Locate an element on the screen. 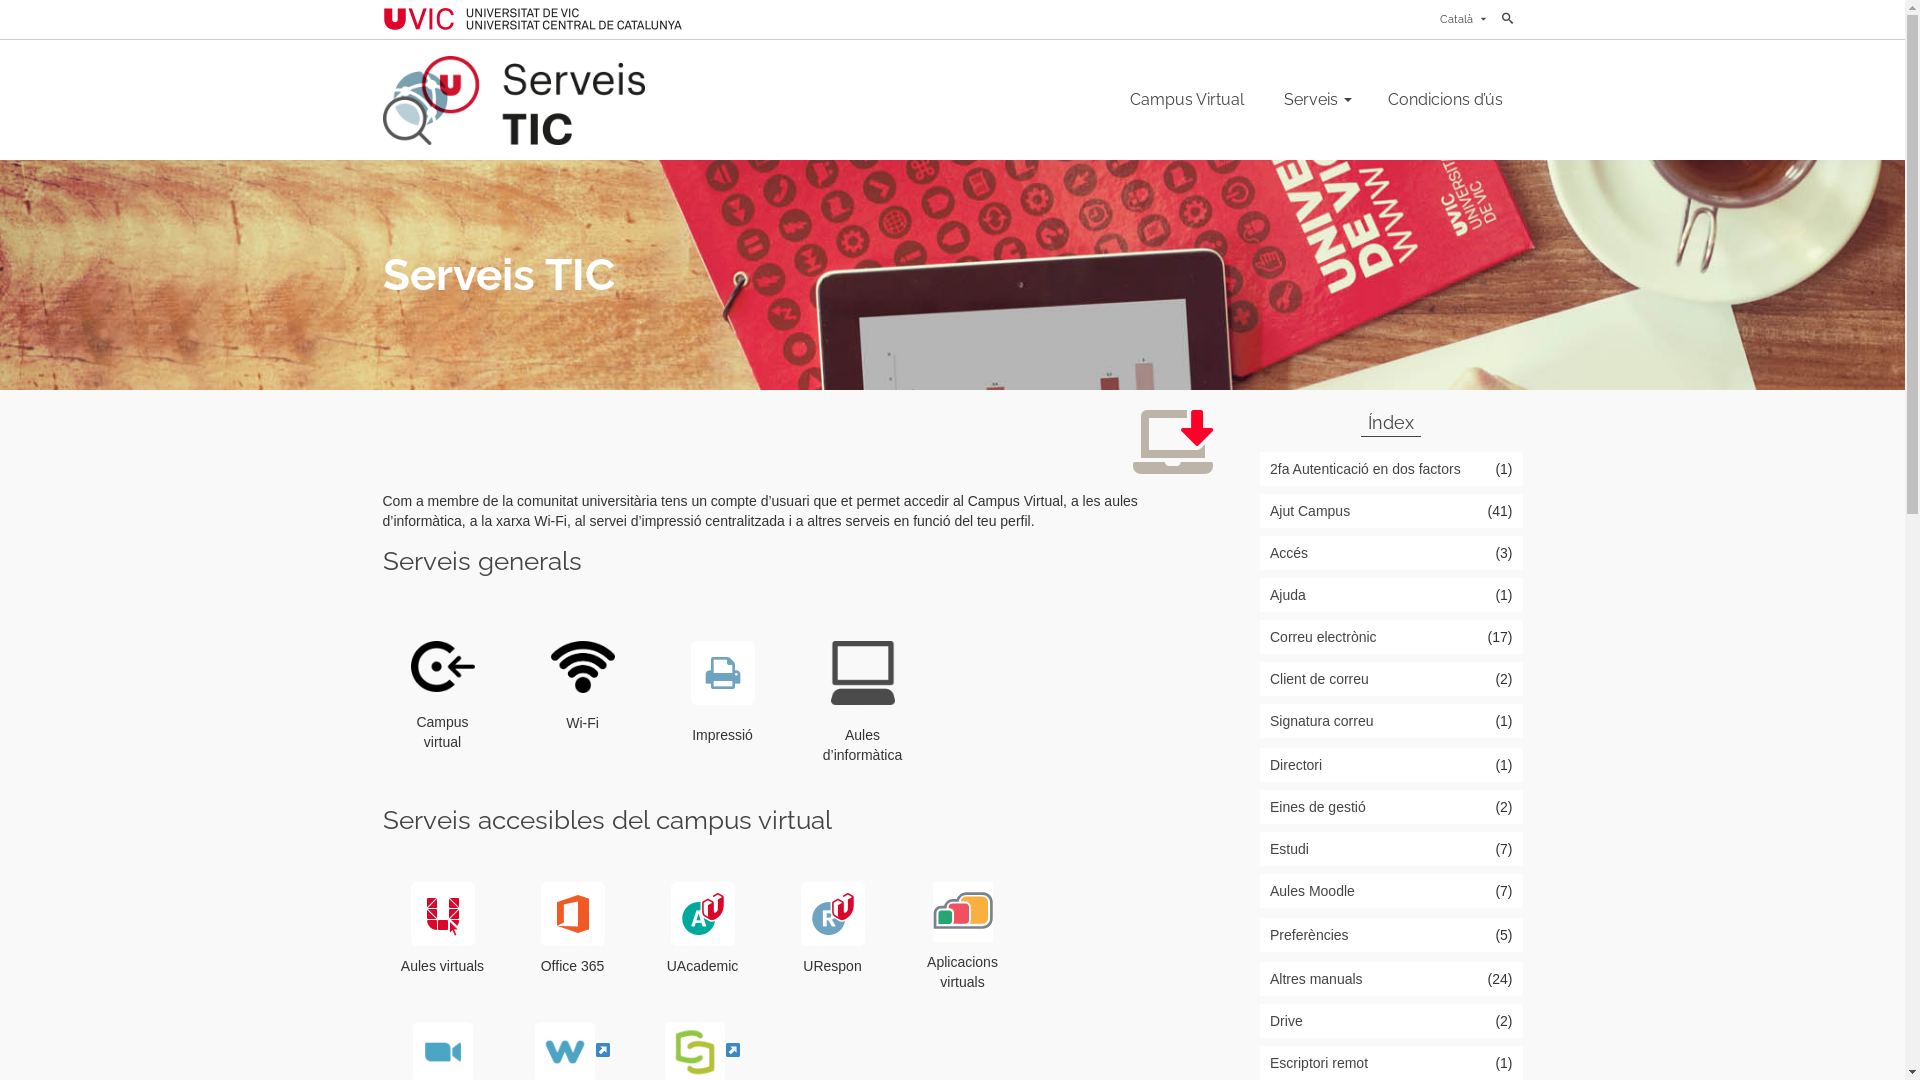 The height and width of the screenshot is (1080, 1920). 'Serveis' is located at coordinates (1262, 100).